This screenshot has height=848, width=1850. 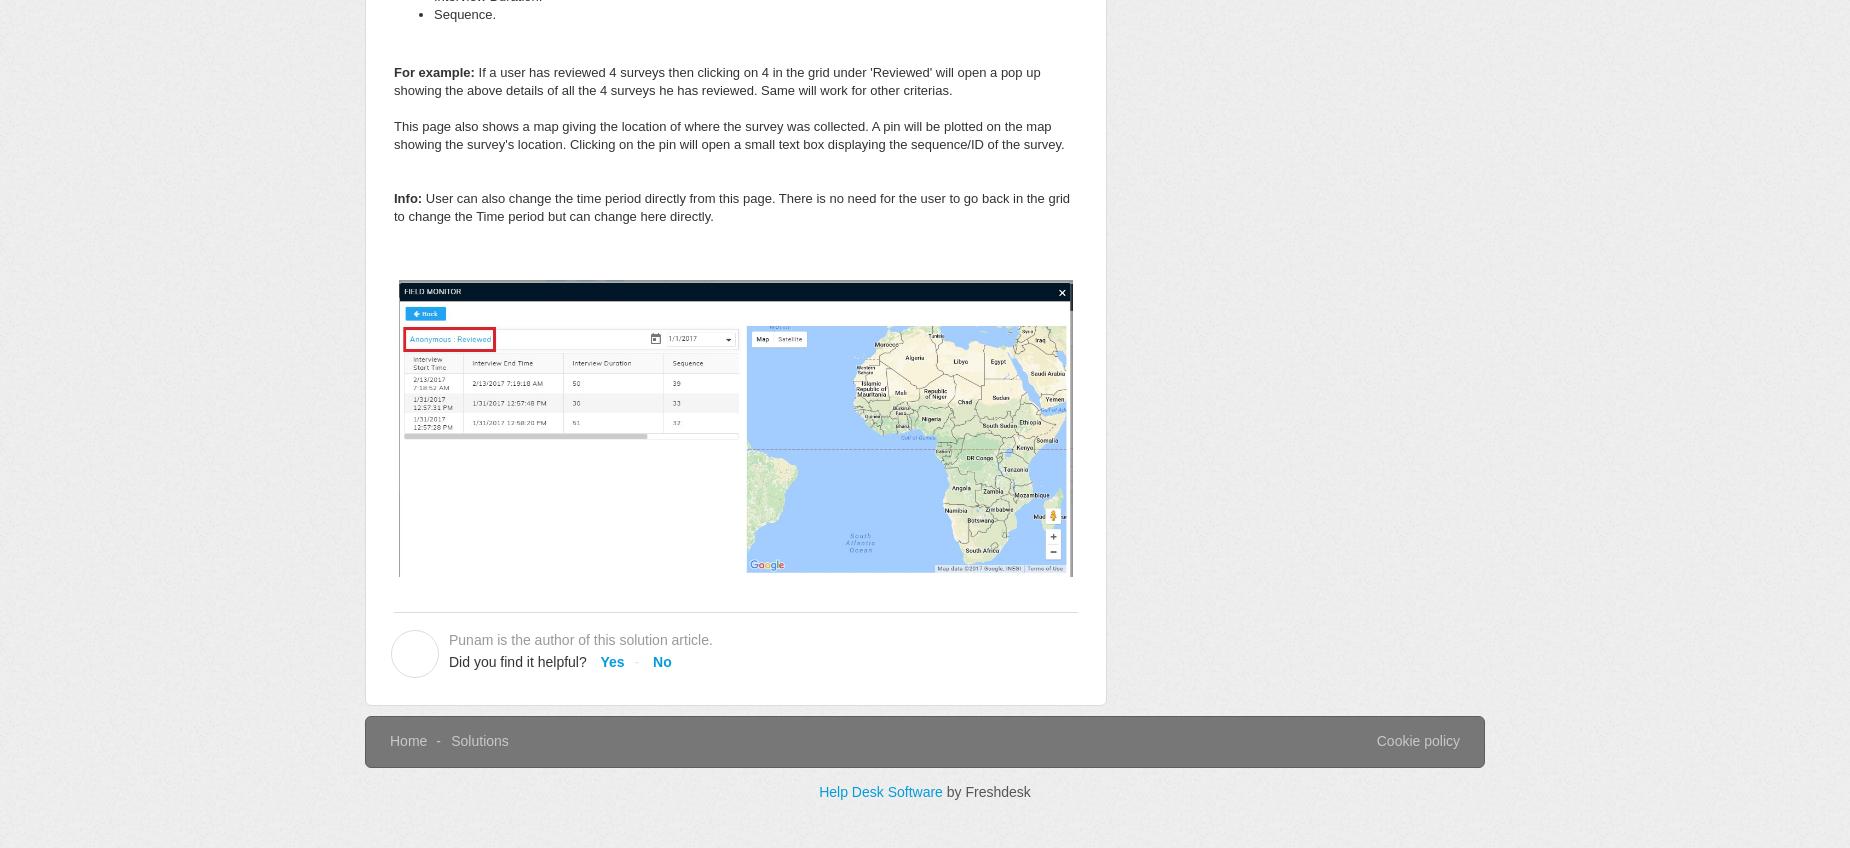 What do you see at coordinates (407, 740) in the screenshot?
I see `'Home'` at bounding box center [407, 740].